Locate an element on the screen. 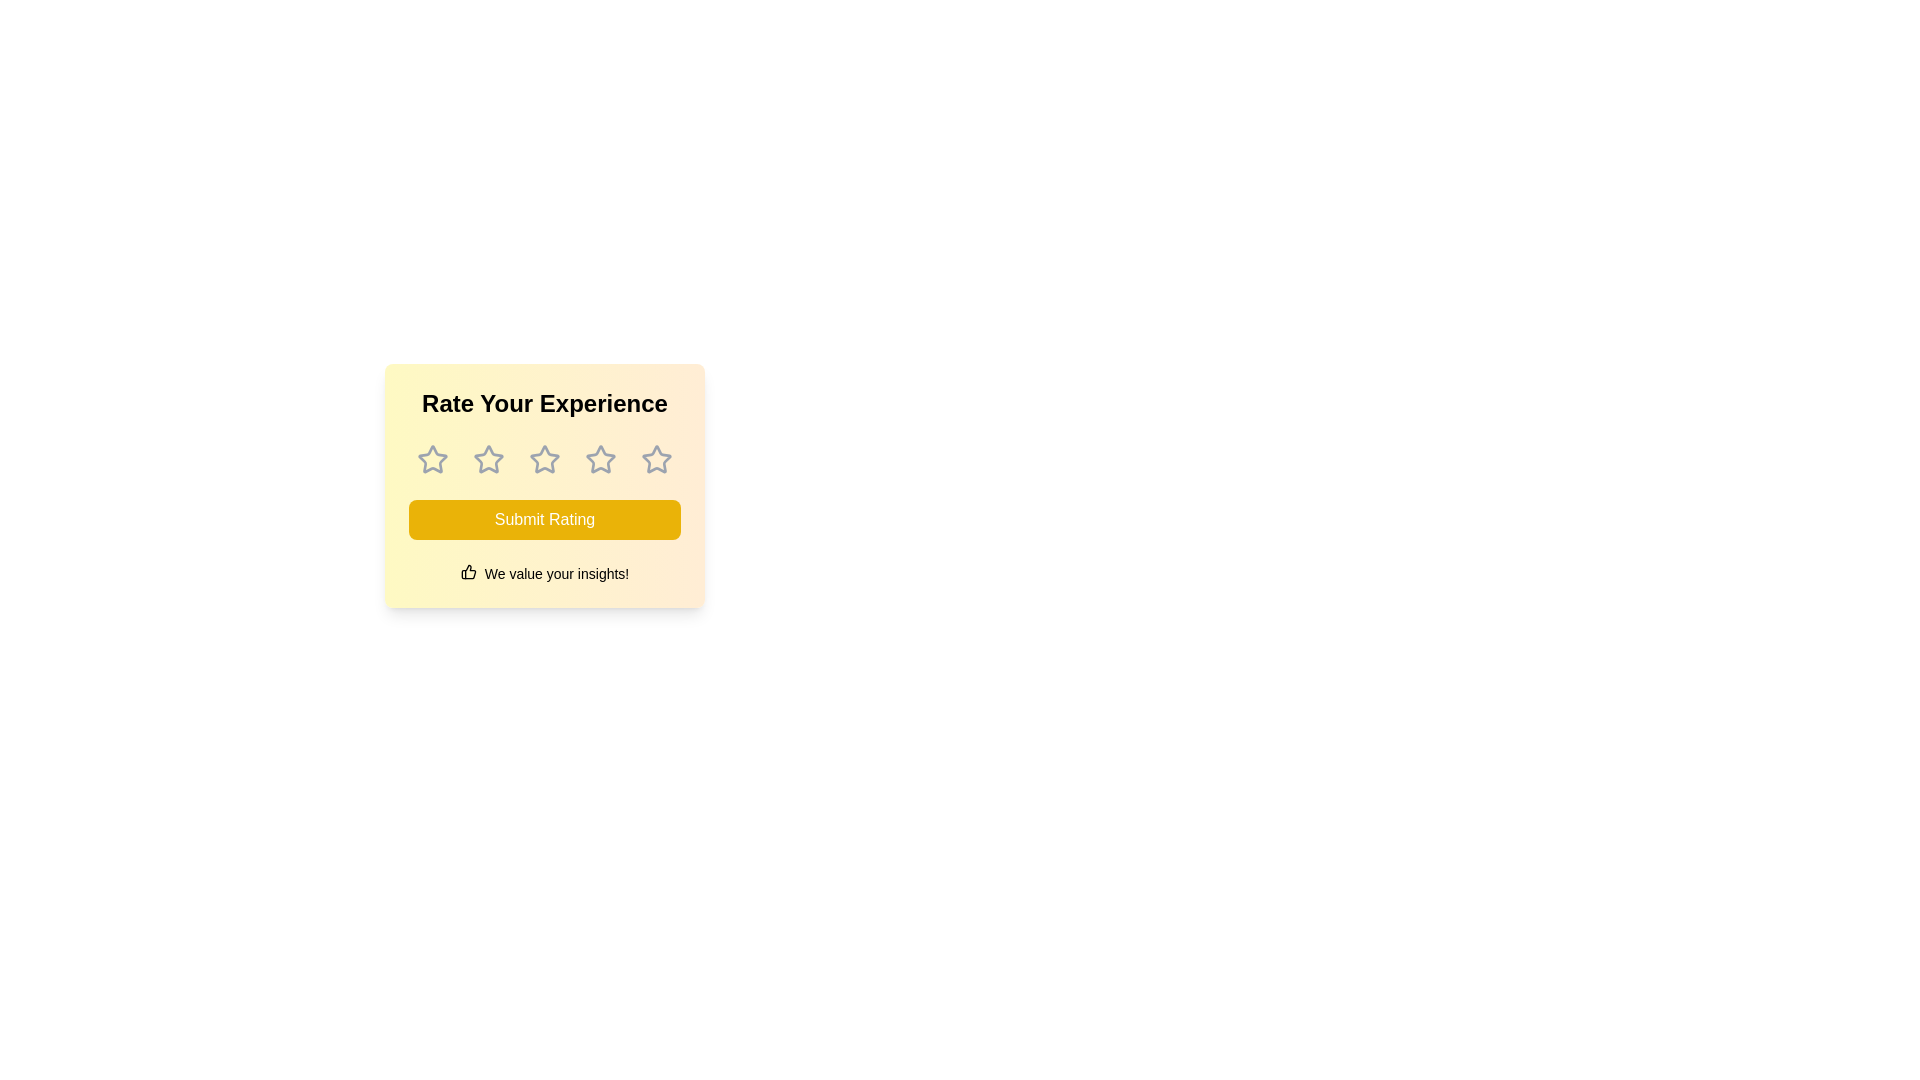  the third rating star icon, which is part of a horizontal row of five stars located below the 'Rate Your Experience' heading is located at coordinates (545, 459).